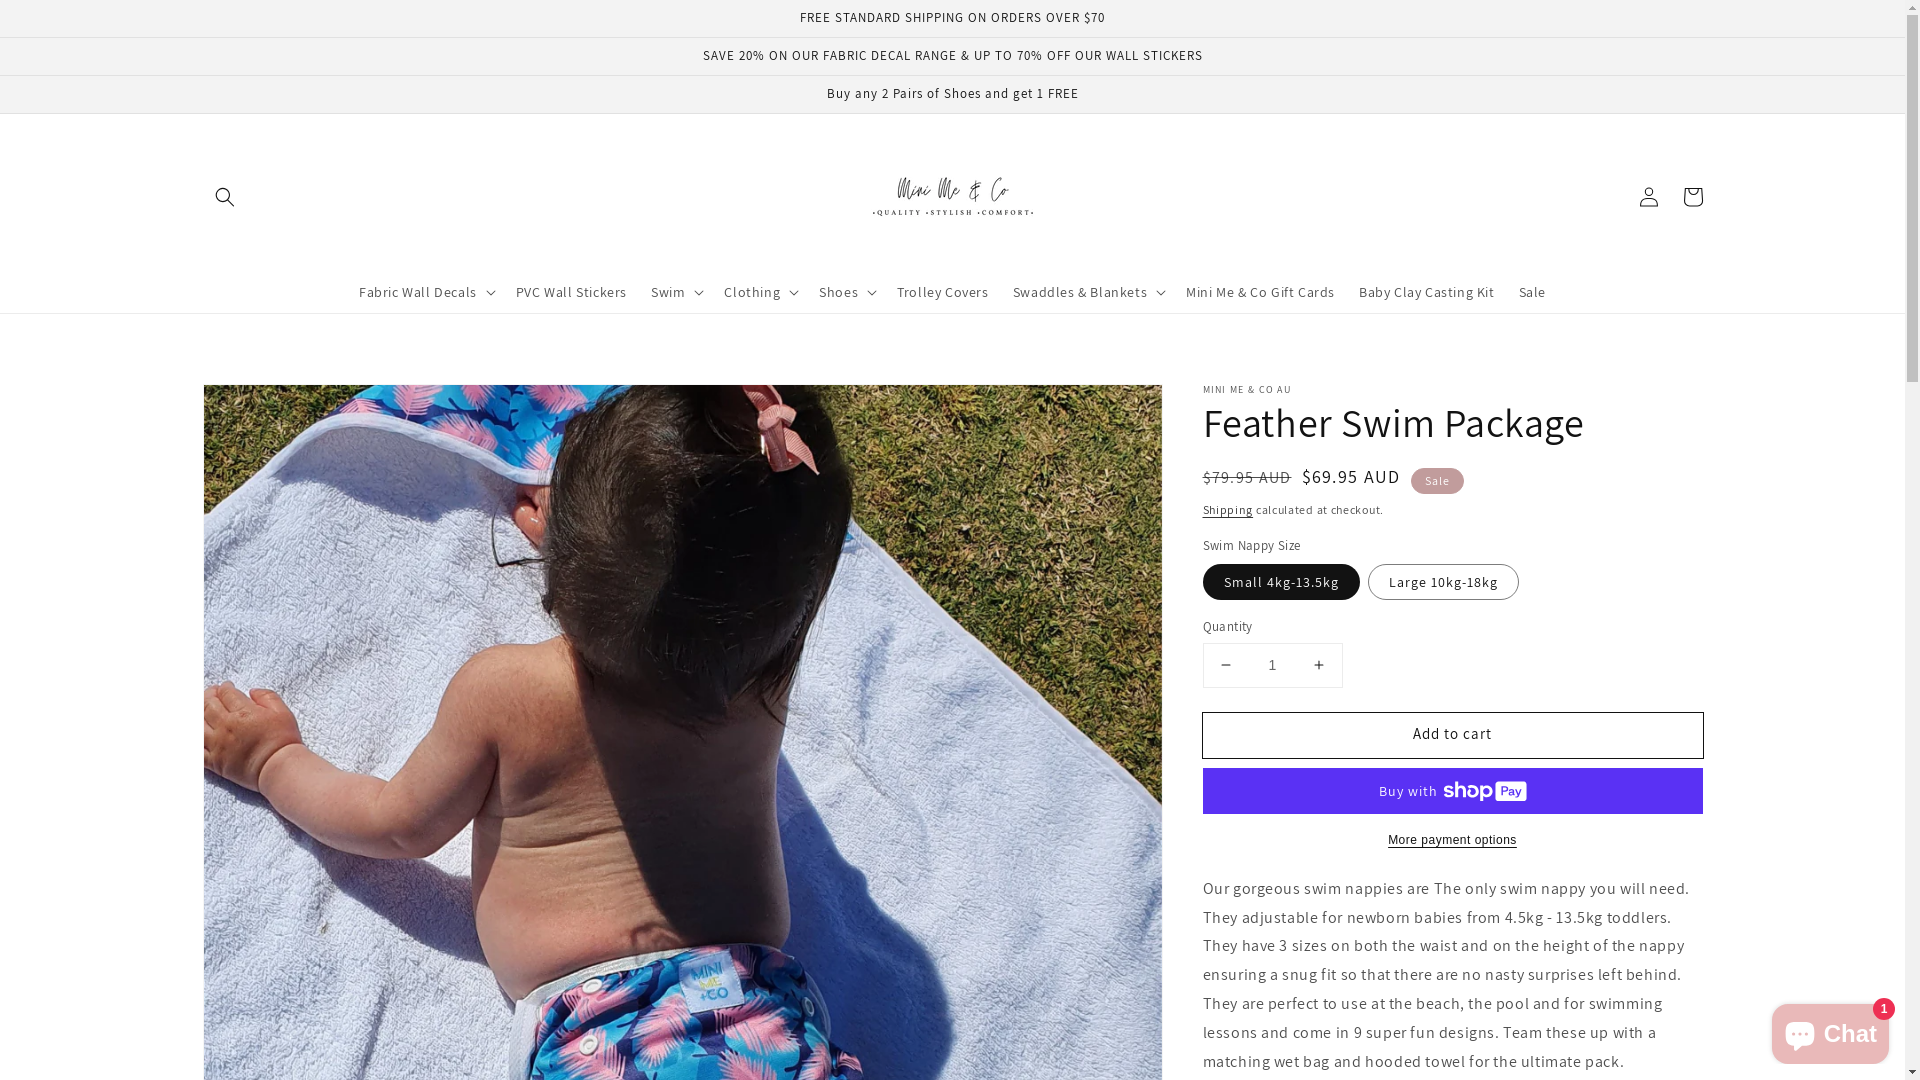  Describe the element at coordinates (1647, 196) in the screenshot. I see `'Log in'` at that location.